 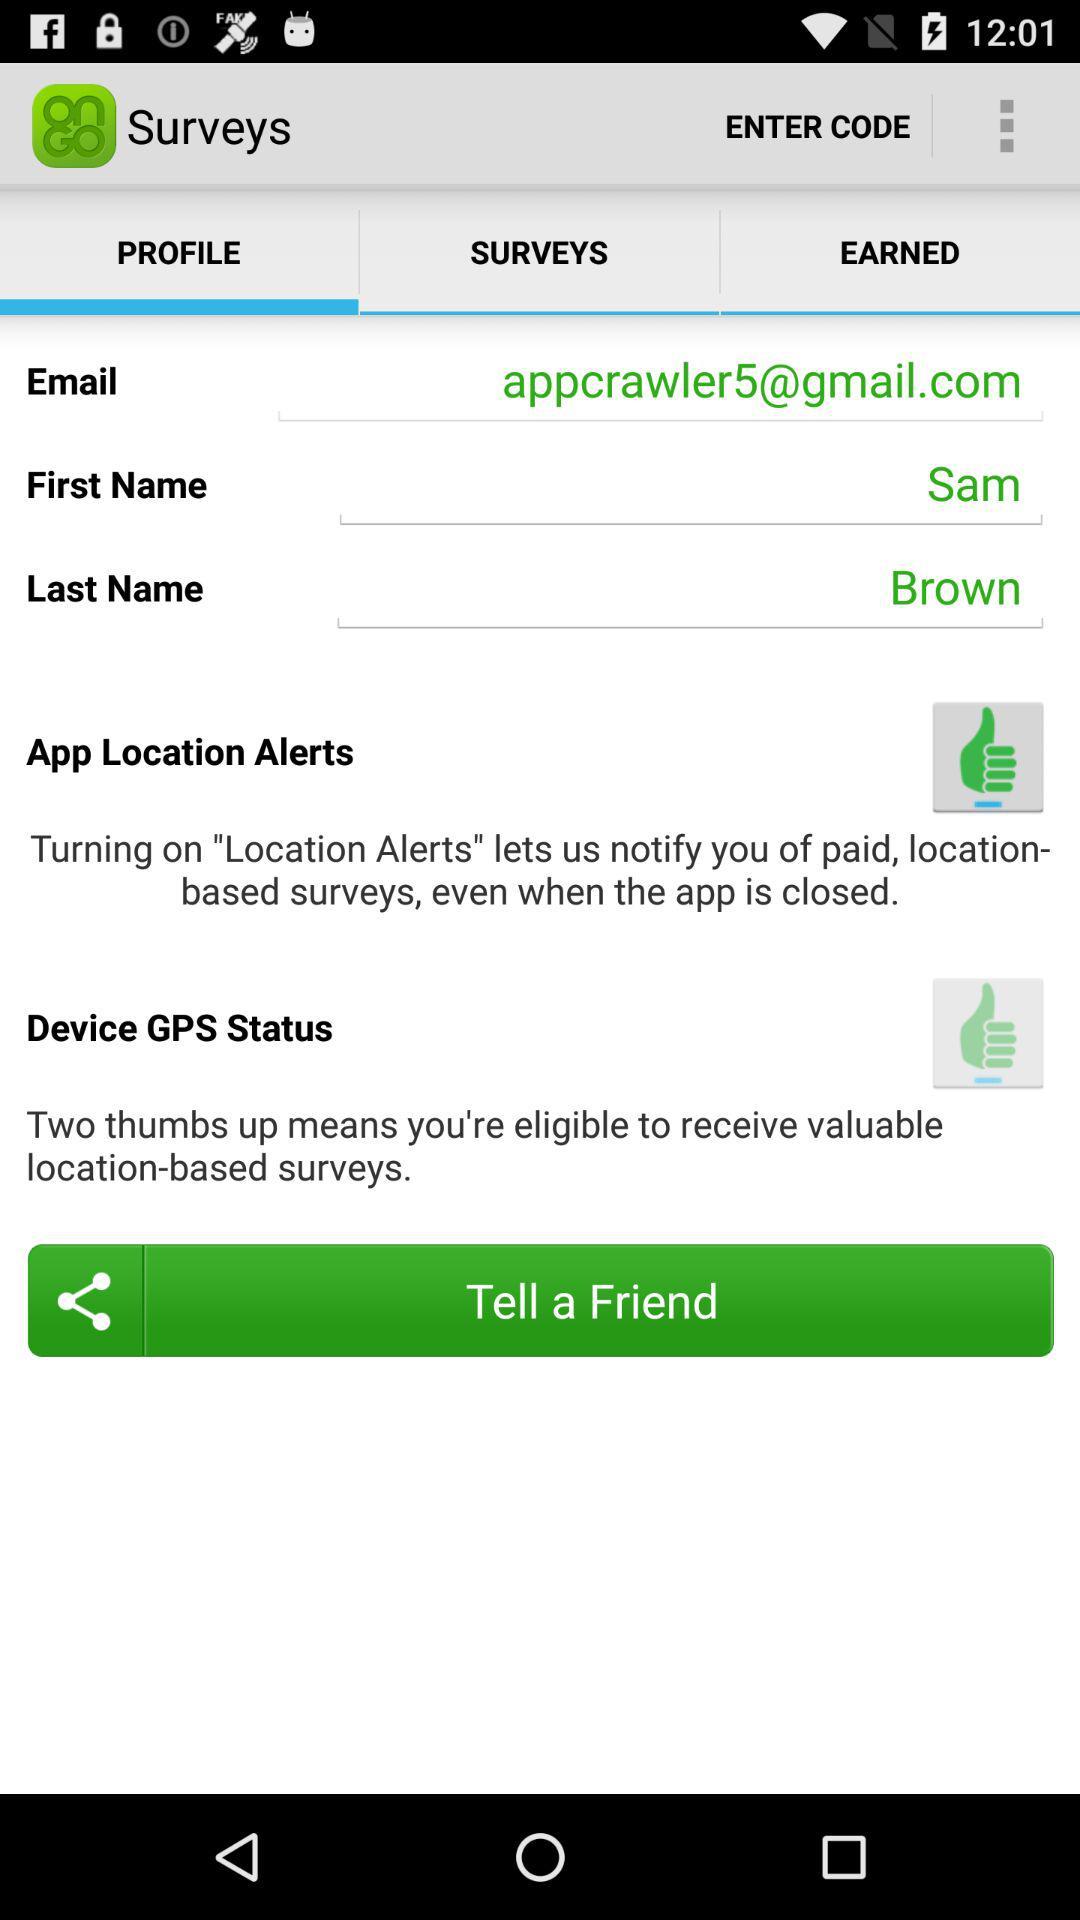 I want to click on item below two thumbs up, so click(x=540, y=1300).